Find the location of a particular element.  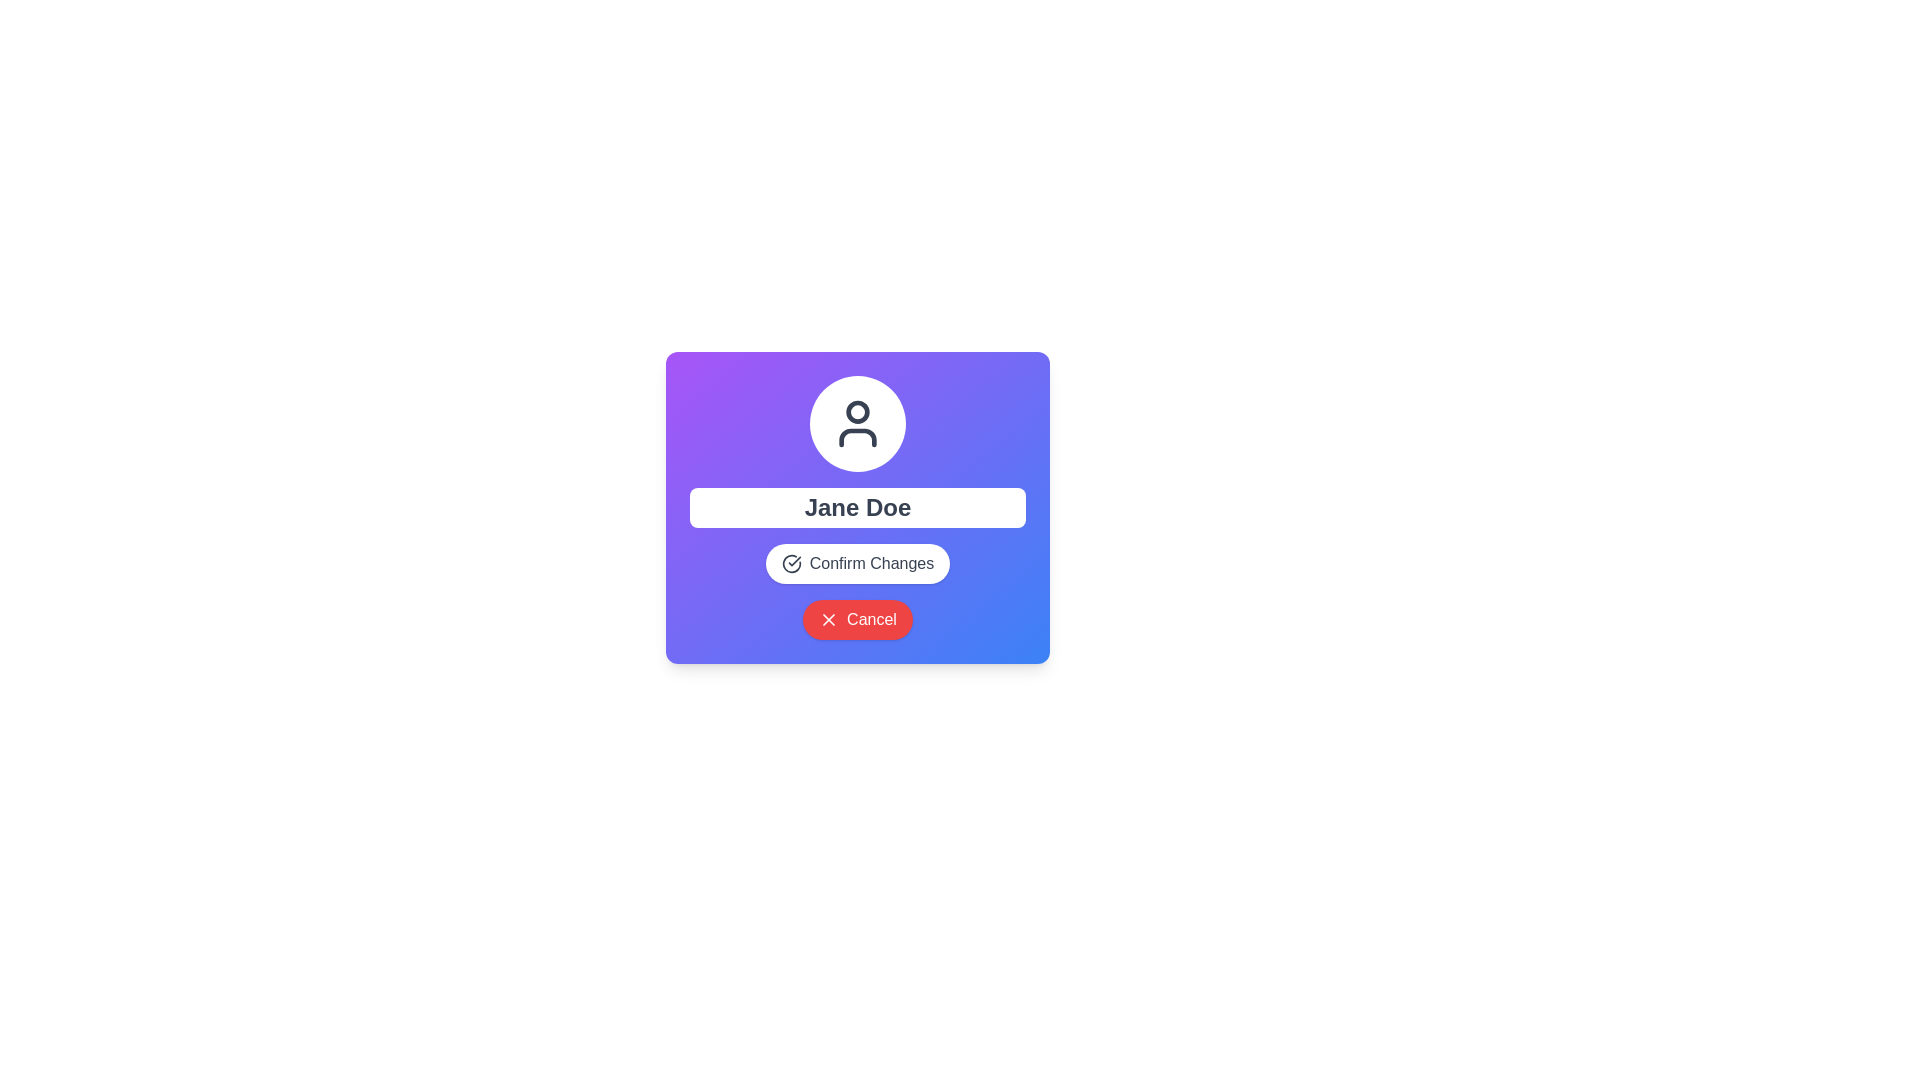

the Profile representation component (UI icon) that symbolizes the user's profile, which is centrally placed in the card-like UI component is located at coordinates (858, 423).